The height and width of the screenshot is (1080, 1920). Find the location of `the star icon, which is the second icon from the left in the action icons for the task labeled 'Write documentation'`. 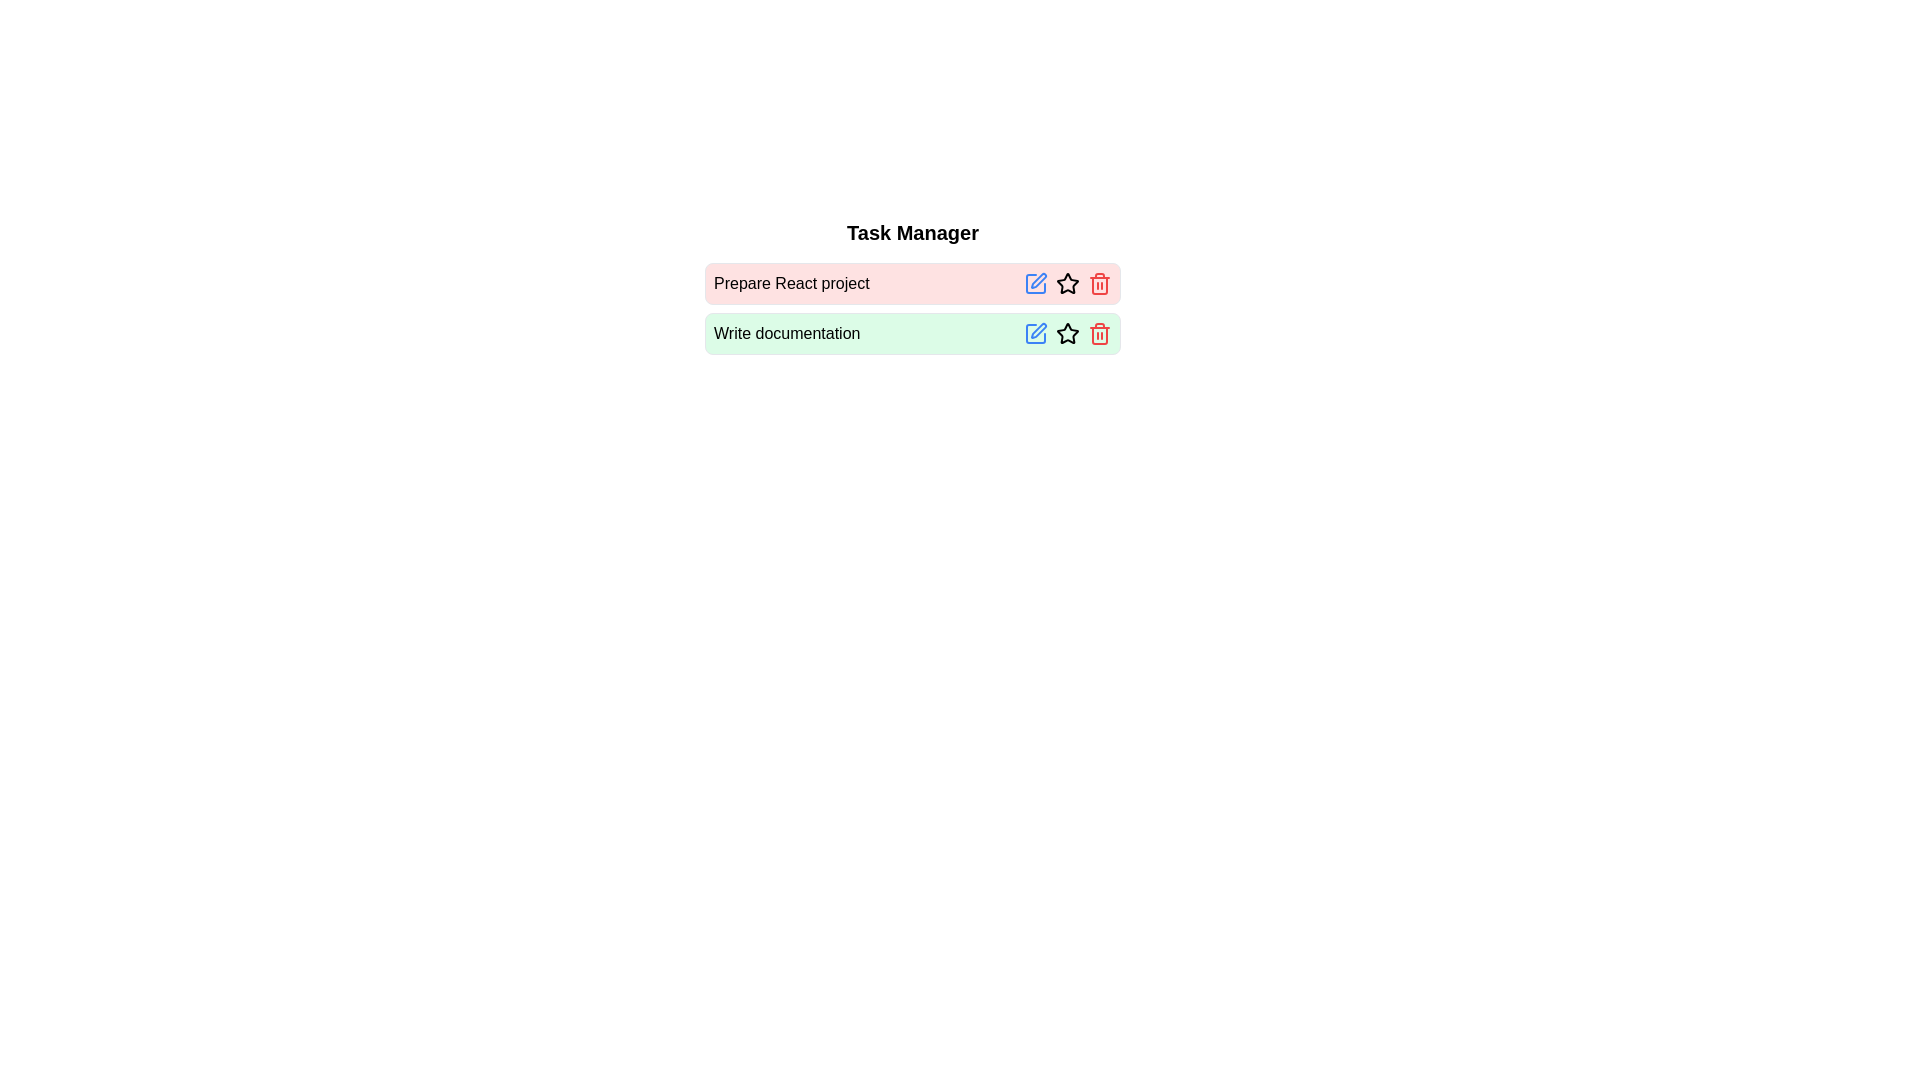

the star icon, which is the second icon from the left in the action icons for the task labeled 'Write documentation' is located at coordinates (1067, 333).